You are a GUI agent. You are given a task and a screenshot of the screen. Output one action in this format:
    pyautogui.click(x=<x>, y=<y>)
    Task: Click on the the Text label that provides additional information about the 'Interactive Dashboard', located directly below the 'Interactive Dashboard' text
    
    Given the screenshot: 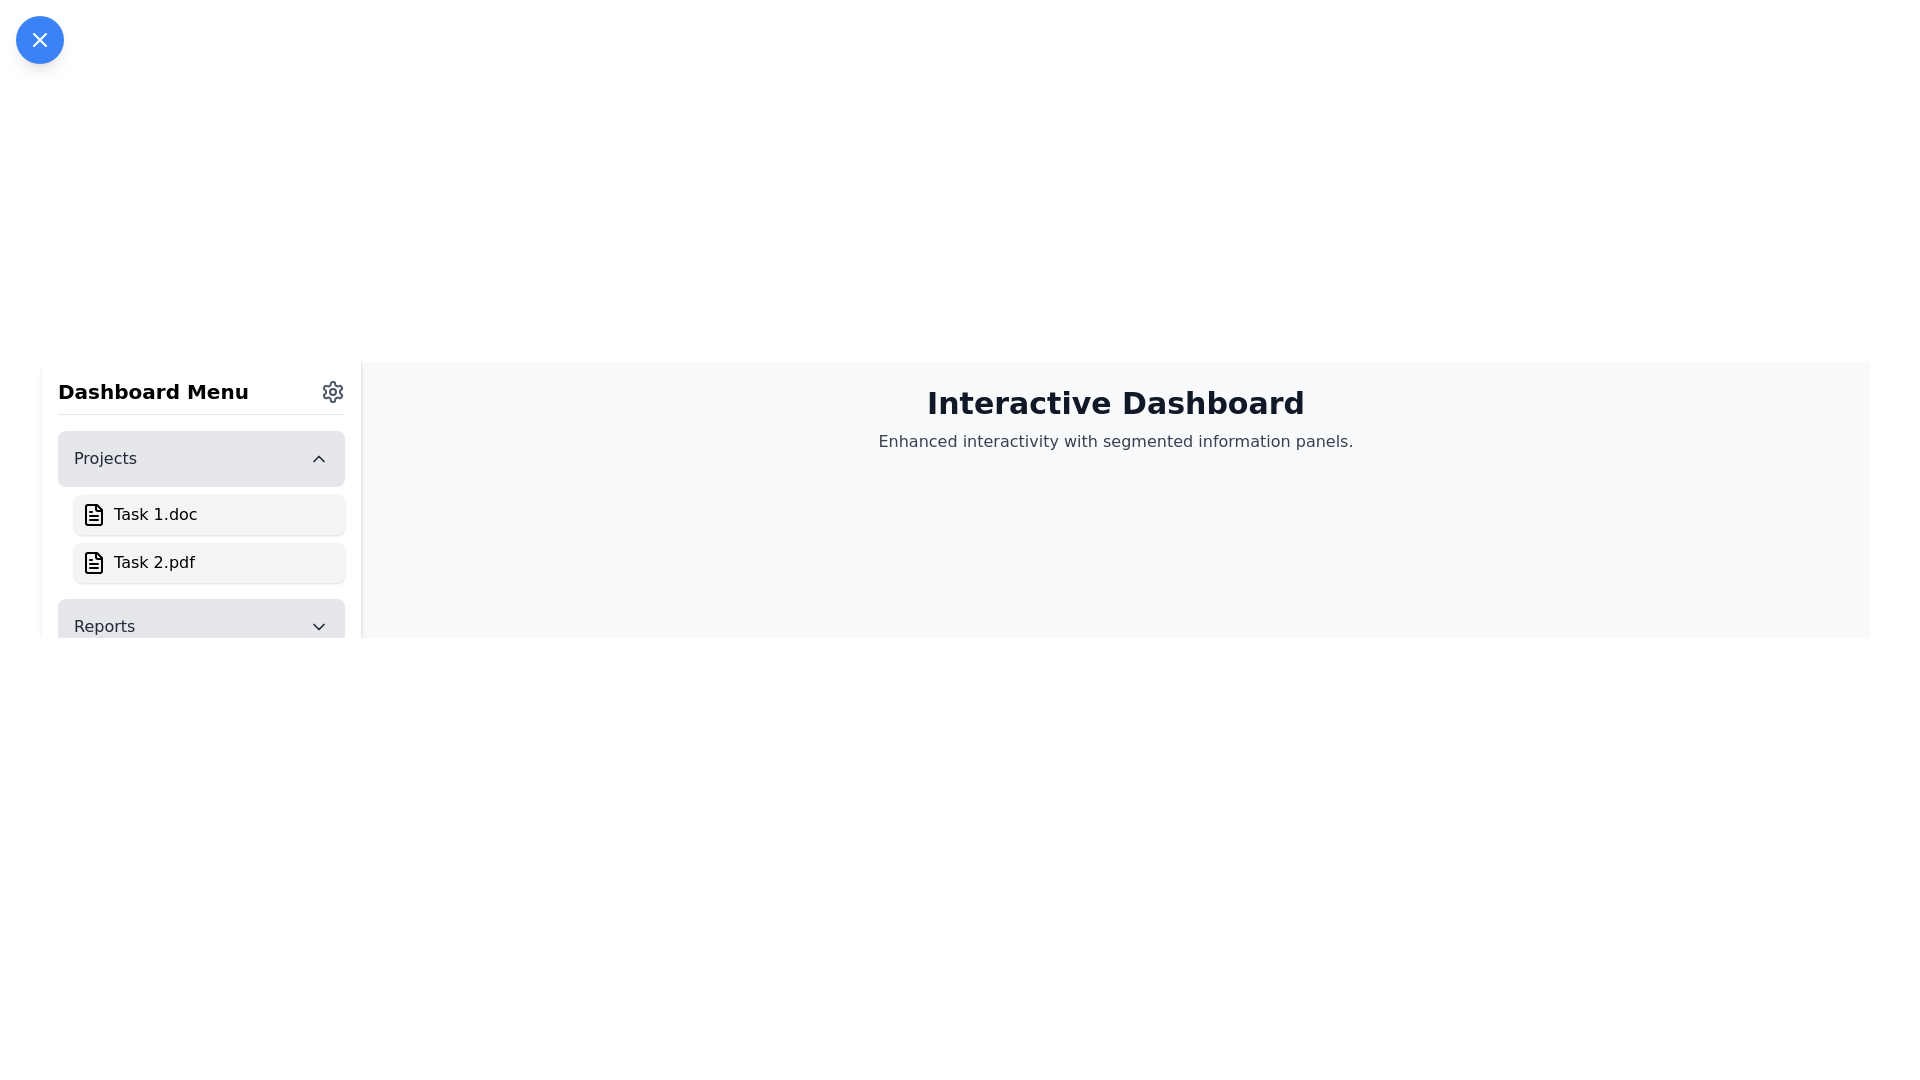 What is the action you would take?
    pyautogui.click(x=1115, y=441)
    